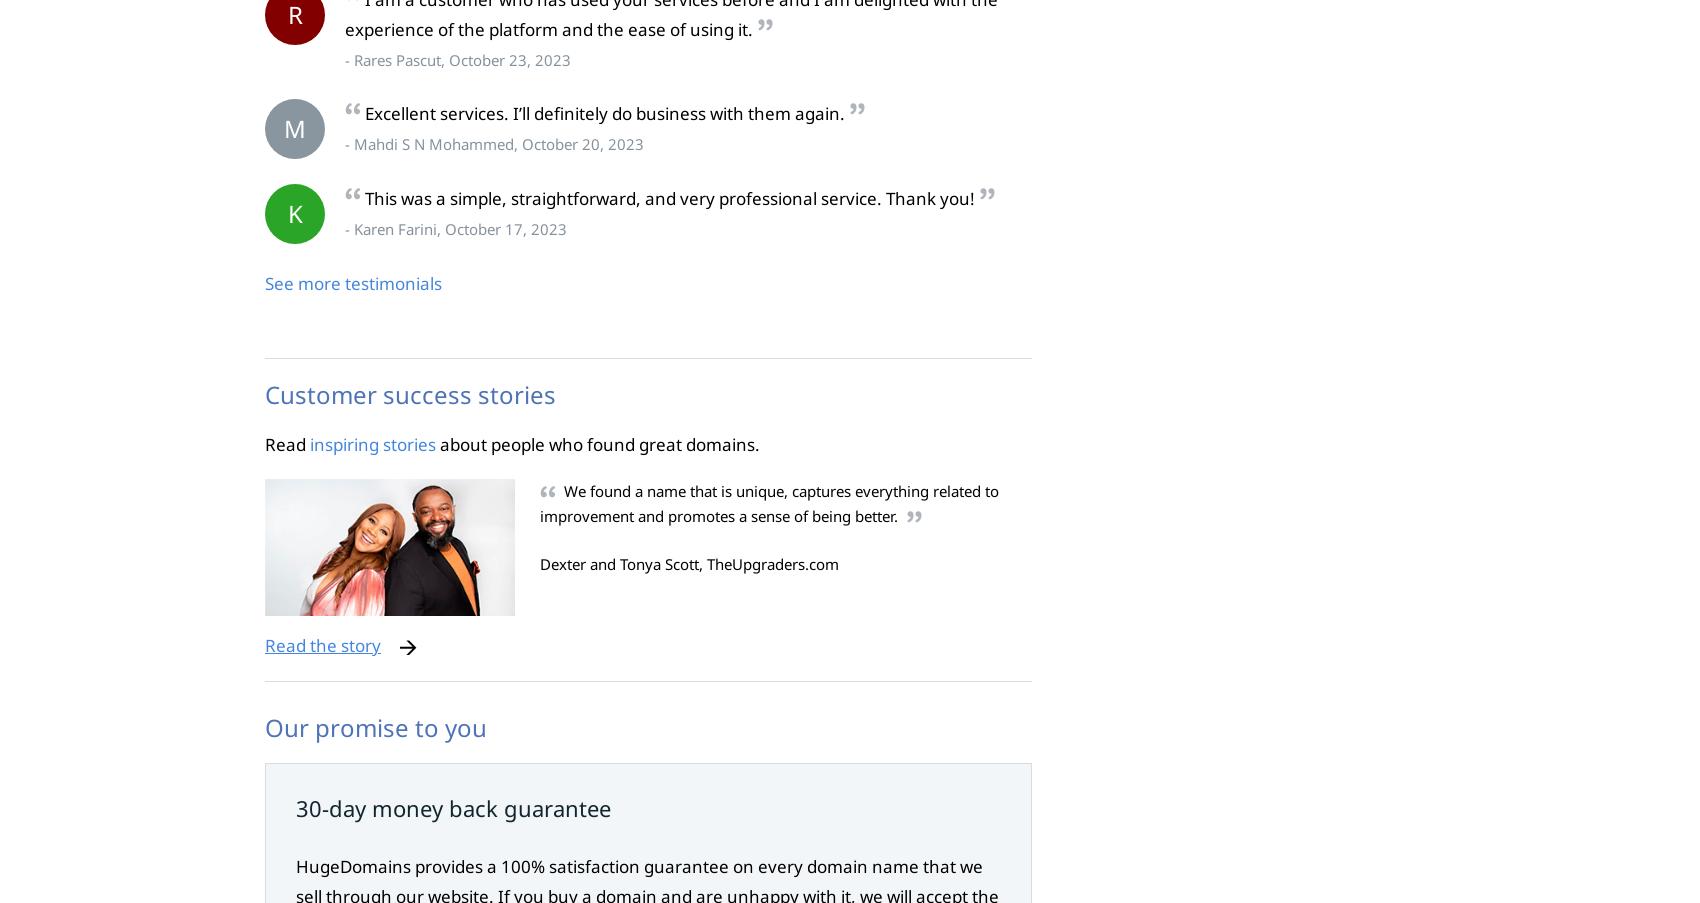 The height and width of the screenshot is (903, 1700). I want to click on '- Rares Pascut, October 23, 2023', so click(457, 57).